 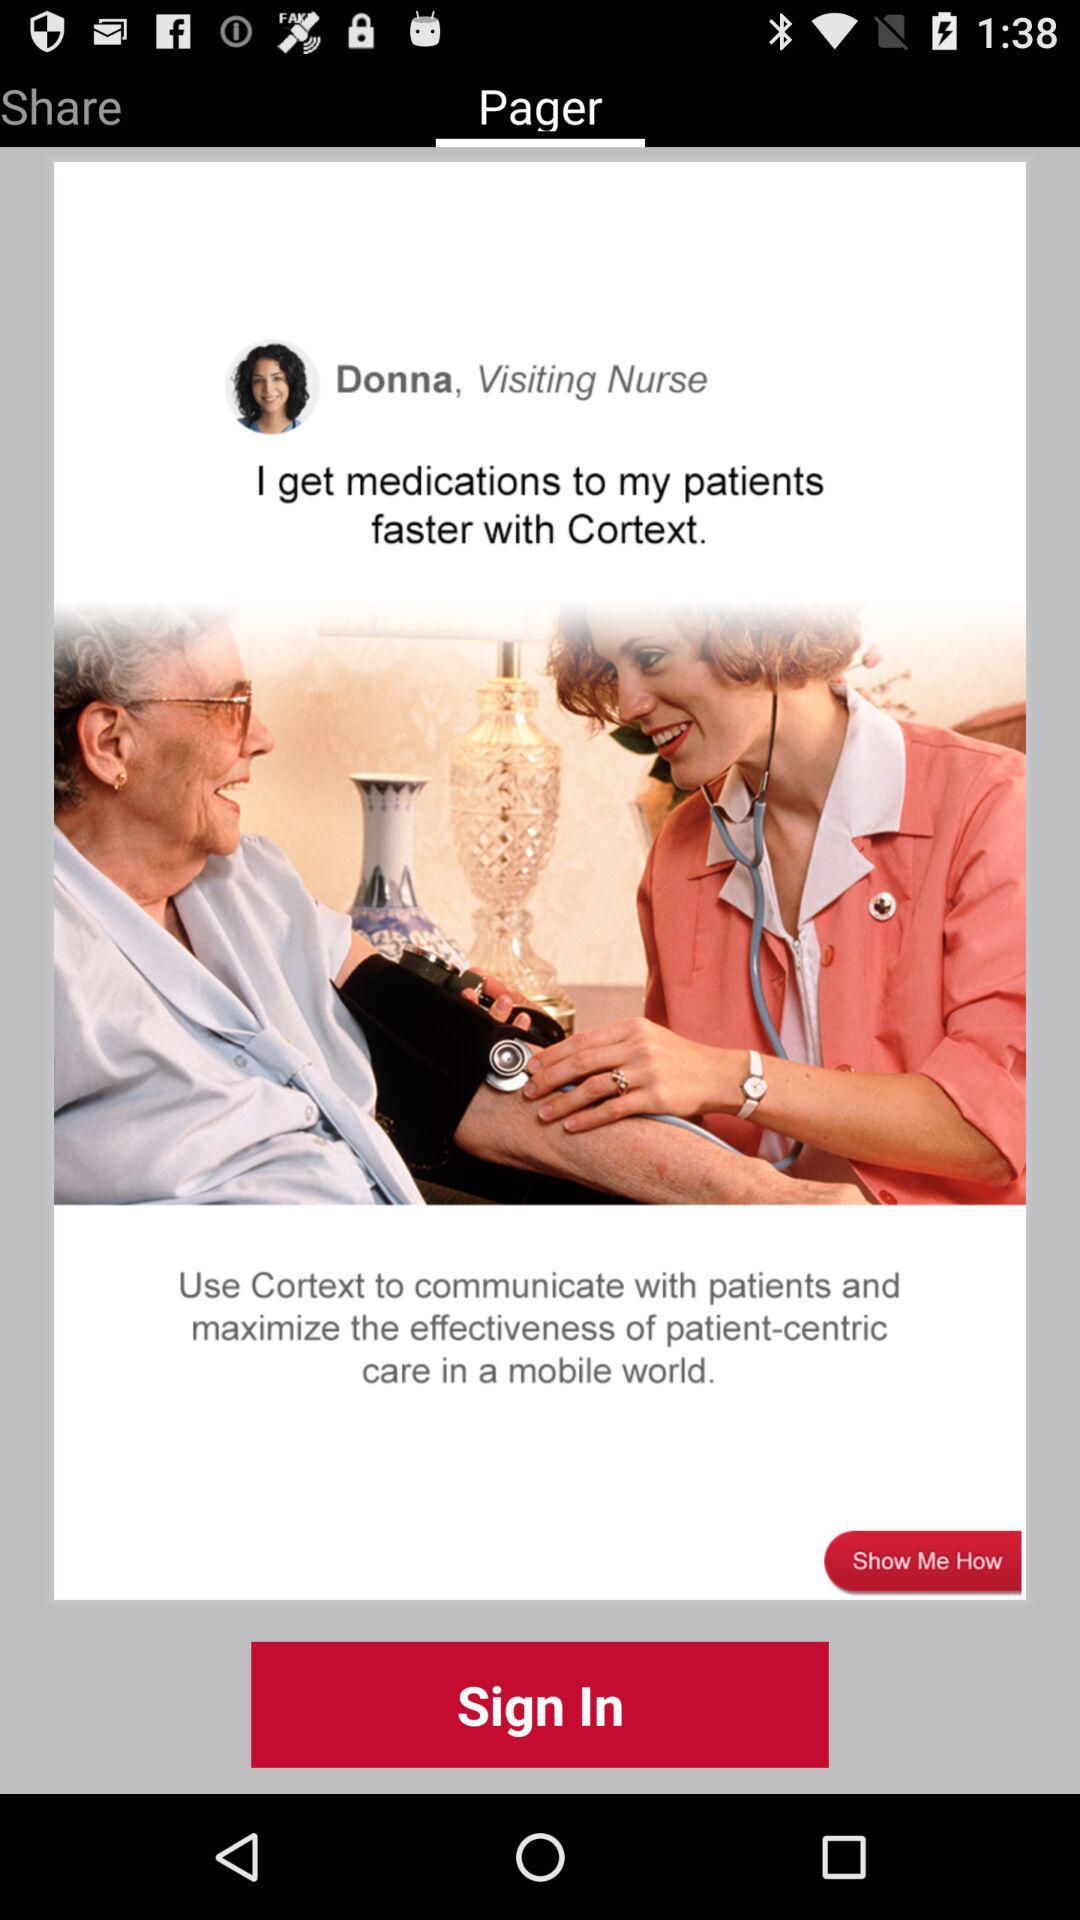 What do you see at coordinates (60, 101) in the screenshot?
I see `the share item` at bounding box center [60, 101].